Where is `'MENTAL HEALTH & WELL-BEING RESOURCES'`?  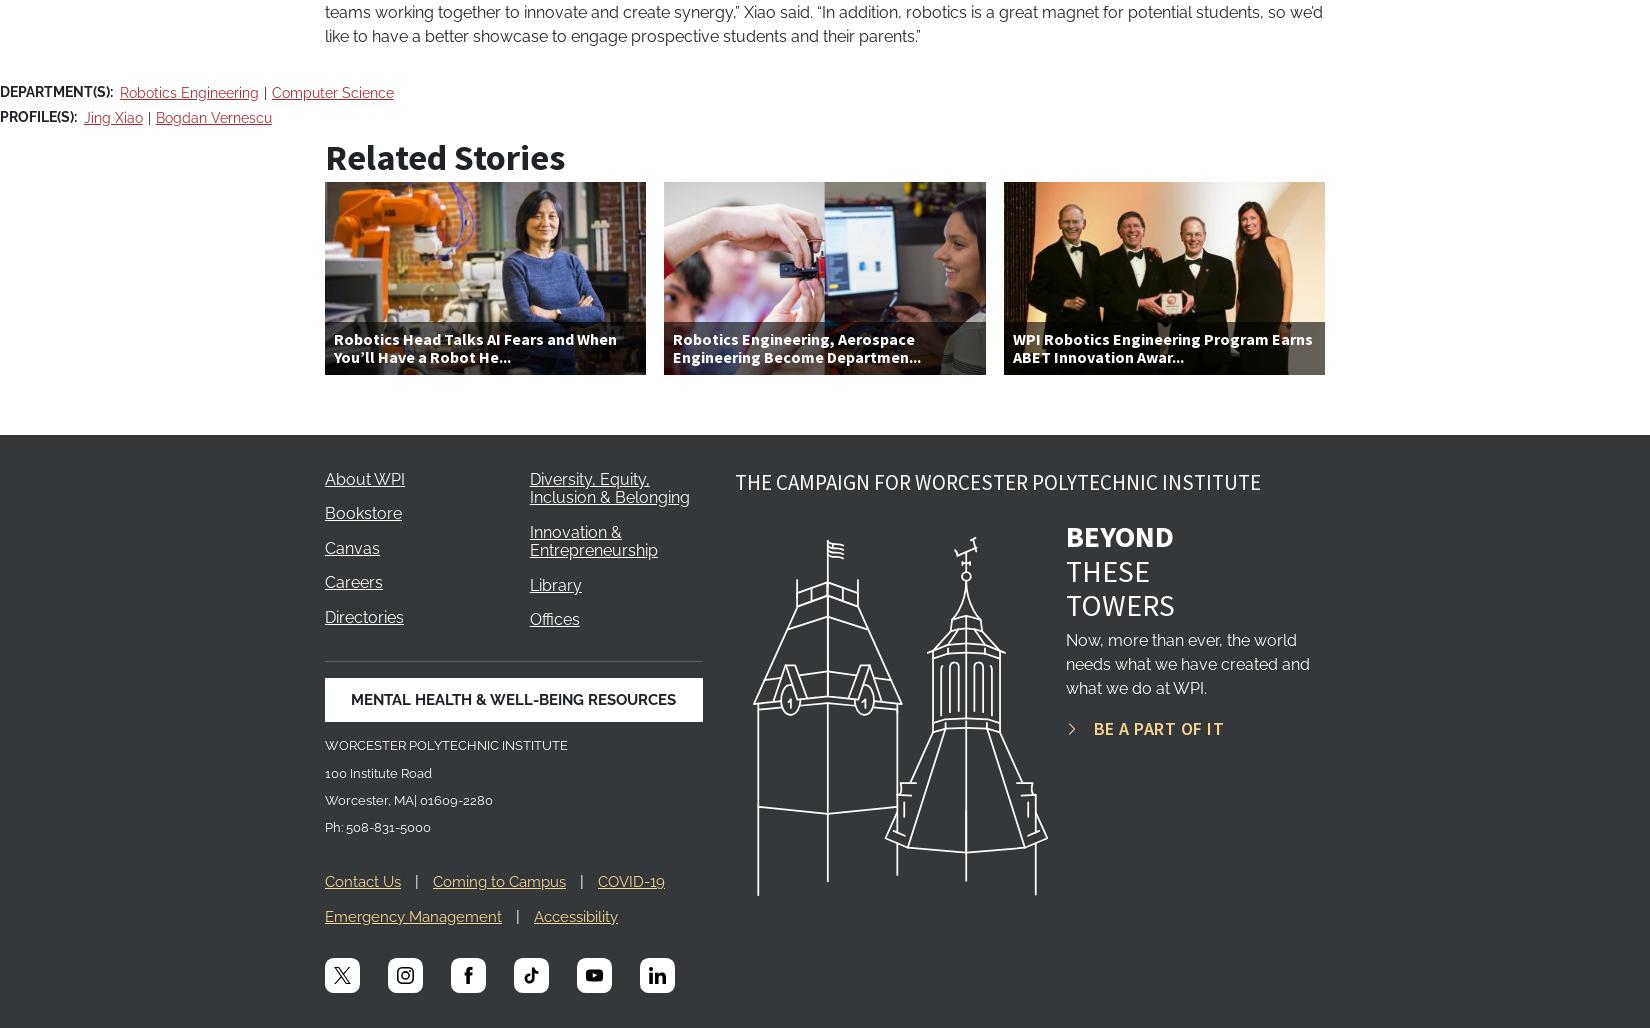
'MENTAL HEALTH & WELL-BEING RESOURCES' is located at coordinates (512, 699).